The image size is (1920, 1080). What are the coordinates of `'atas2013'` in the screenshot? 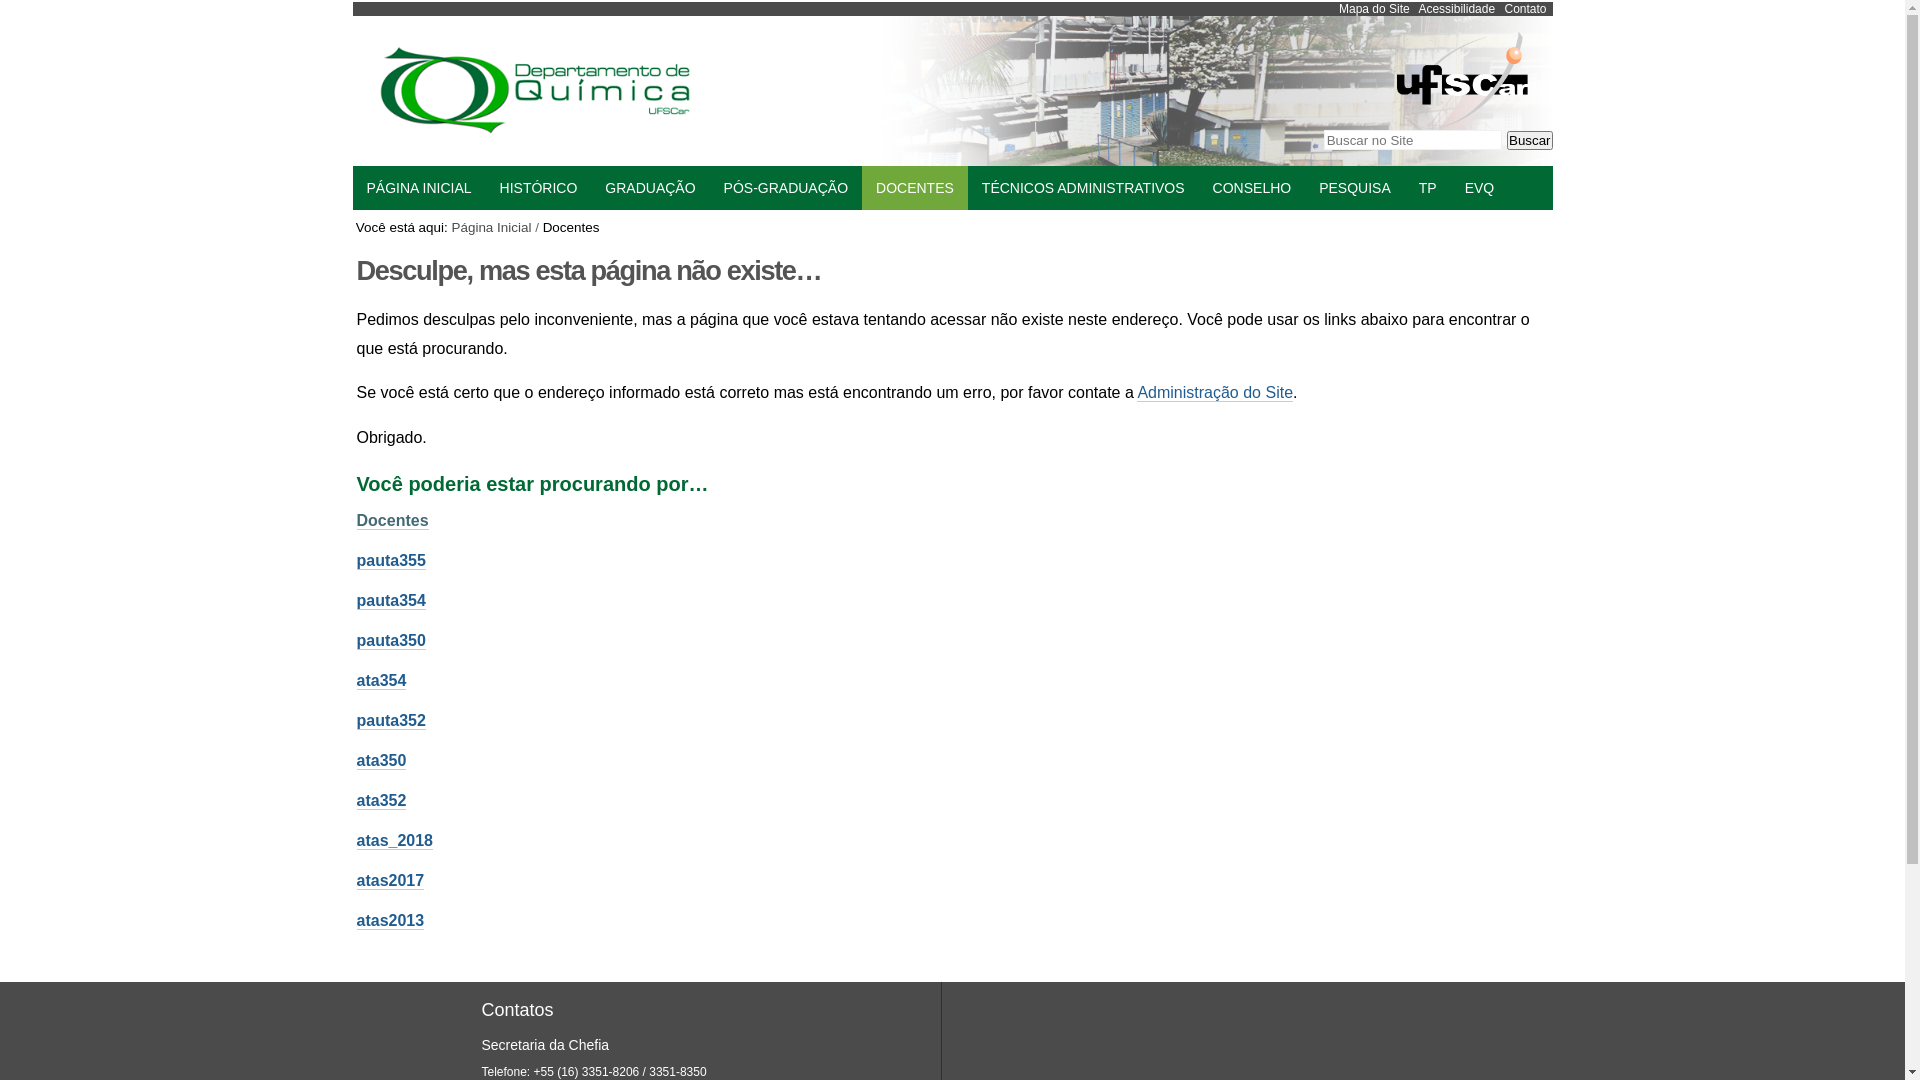 It's located at (389, 921).